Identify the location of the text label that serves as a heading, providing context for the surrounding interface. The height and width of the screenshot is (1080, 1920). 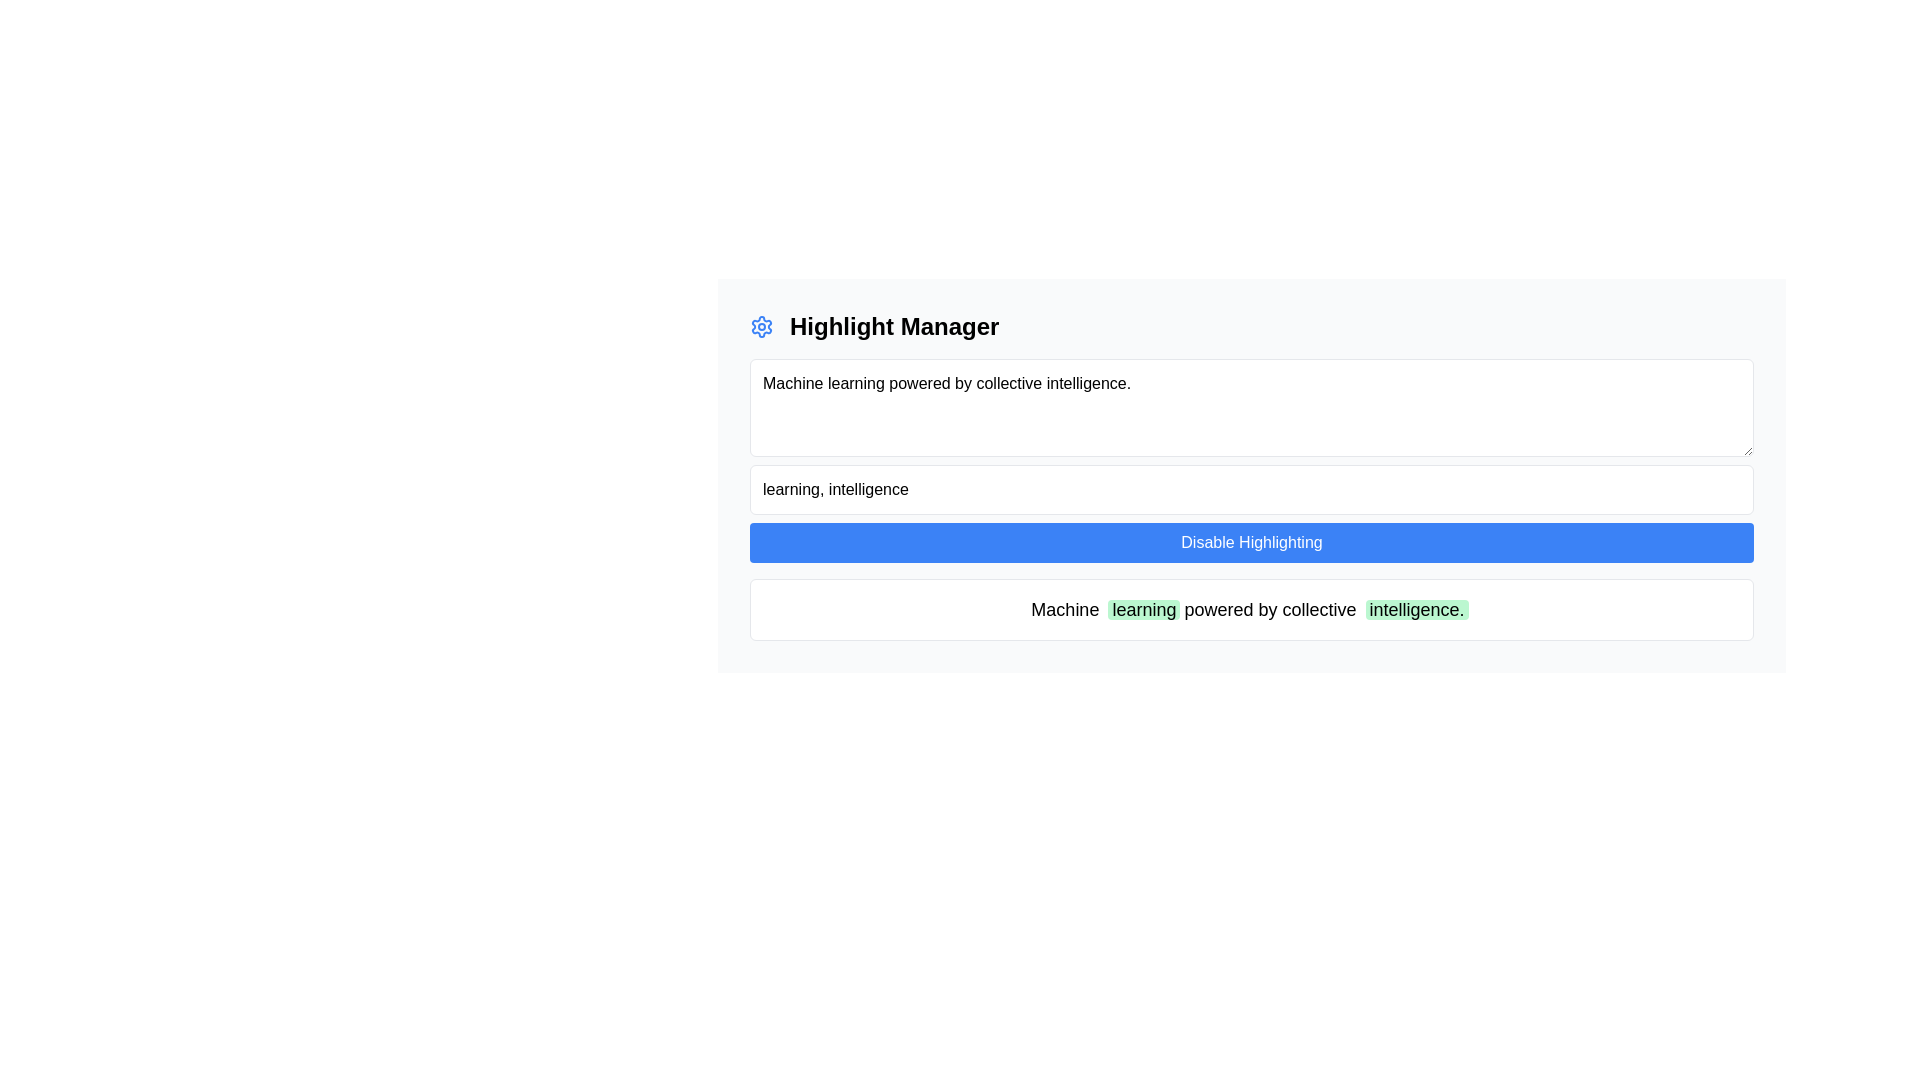
(893, 326).